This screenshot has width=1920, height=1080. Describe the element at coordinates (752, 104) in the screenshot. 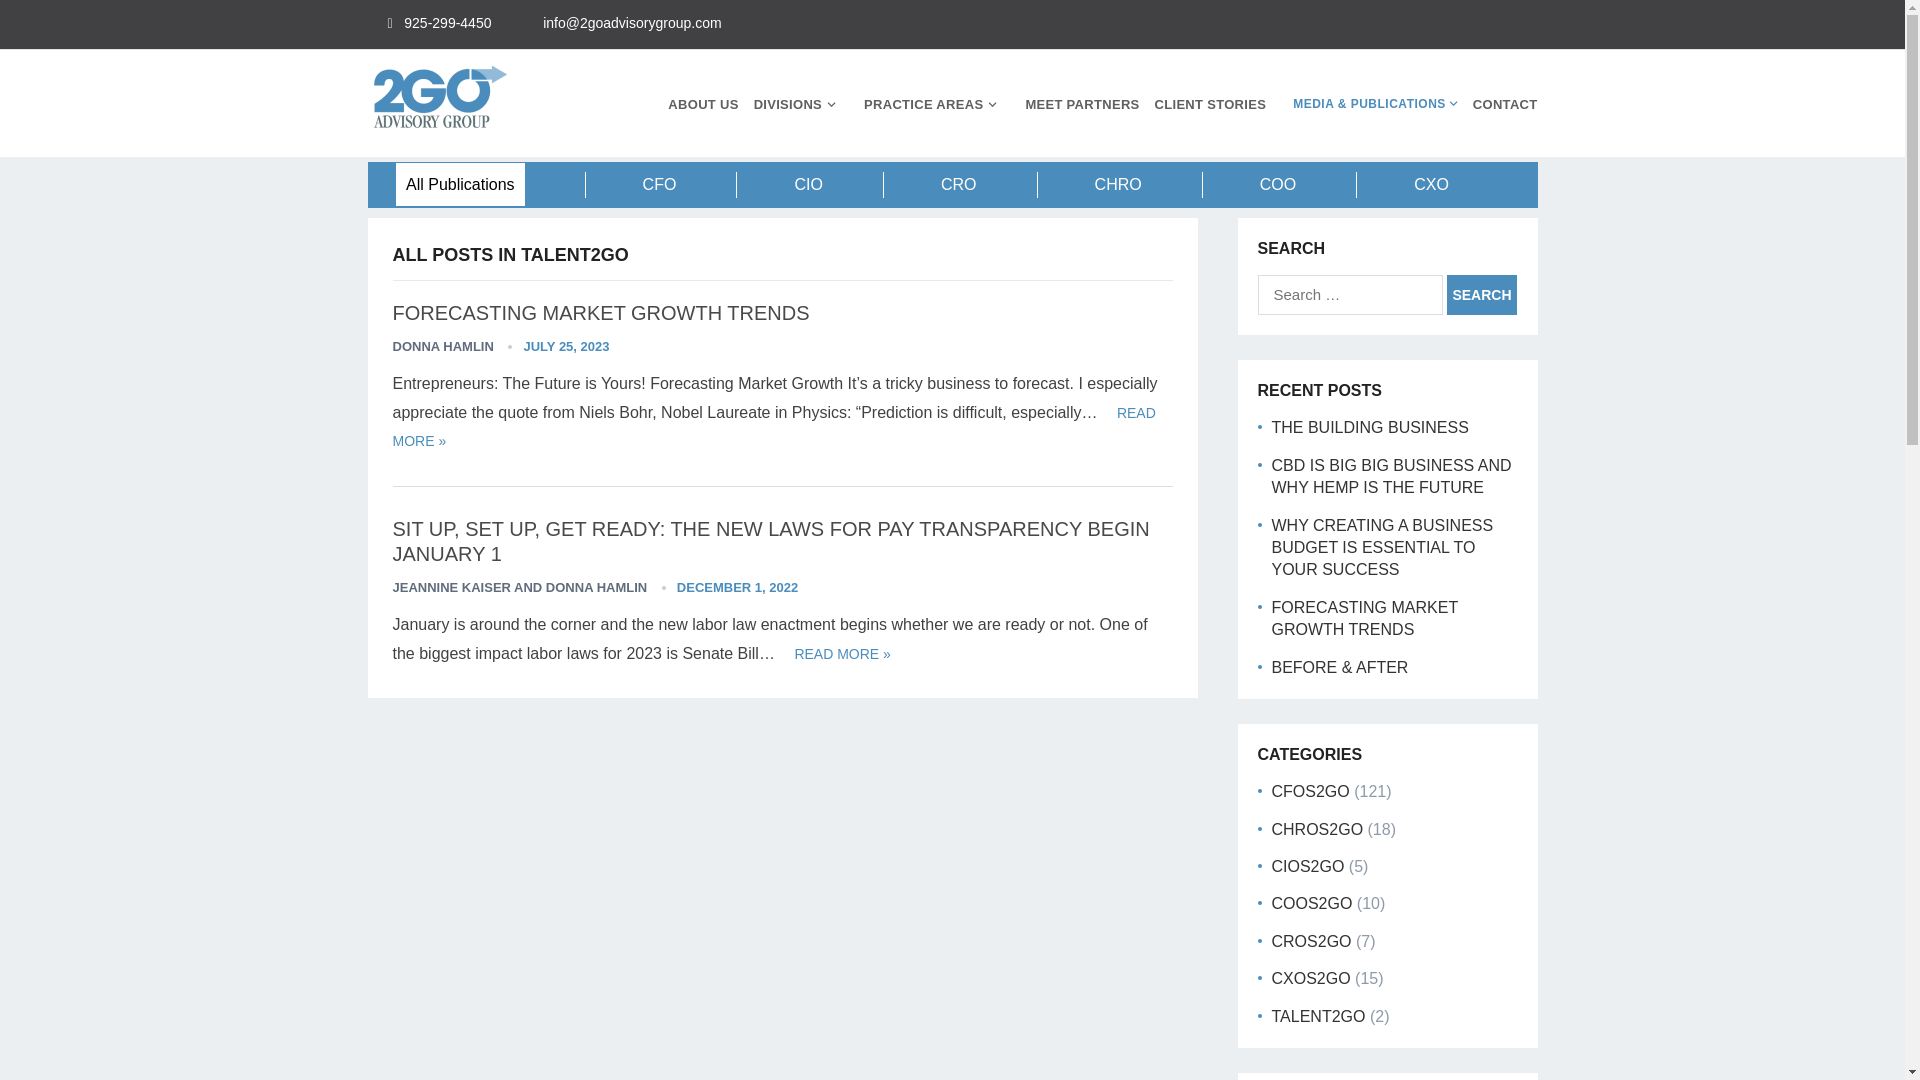

I see `'DIVISIONS'` at that location.